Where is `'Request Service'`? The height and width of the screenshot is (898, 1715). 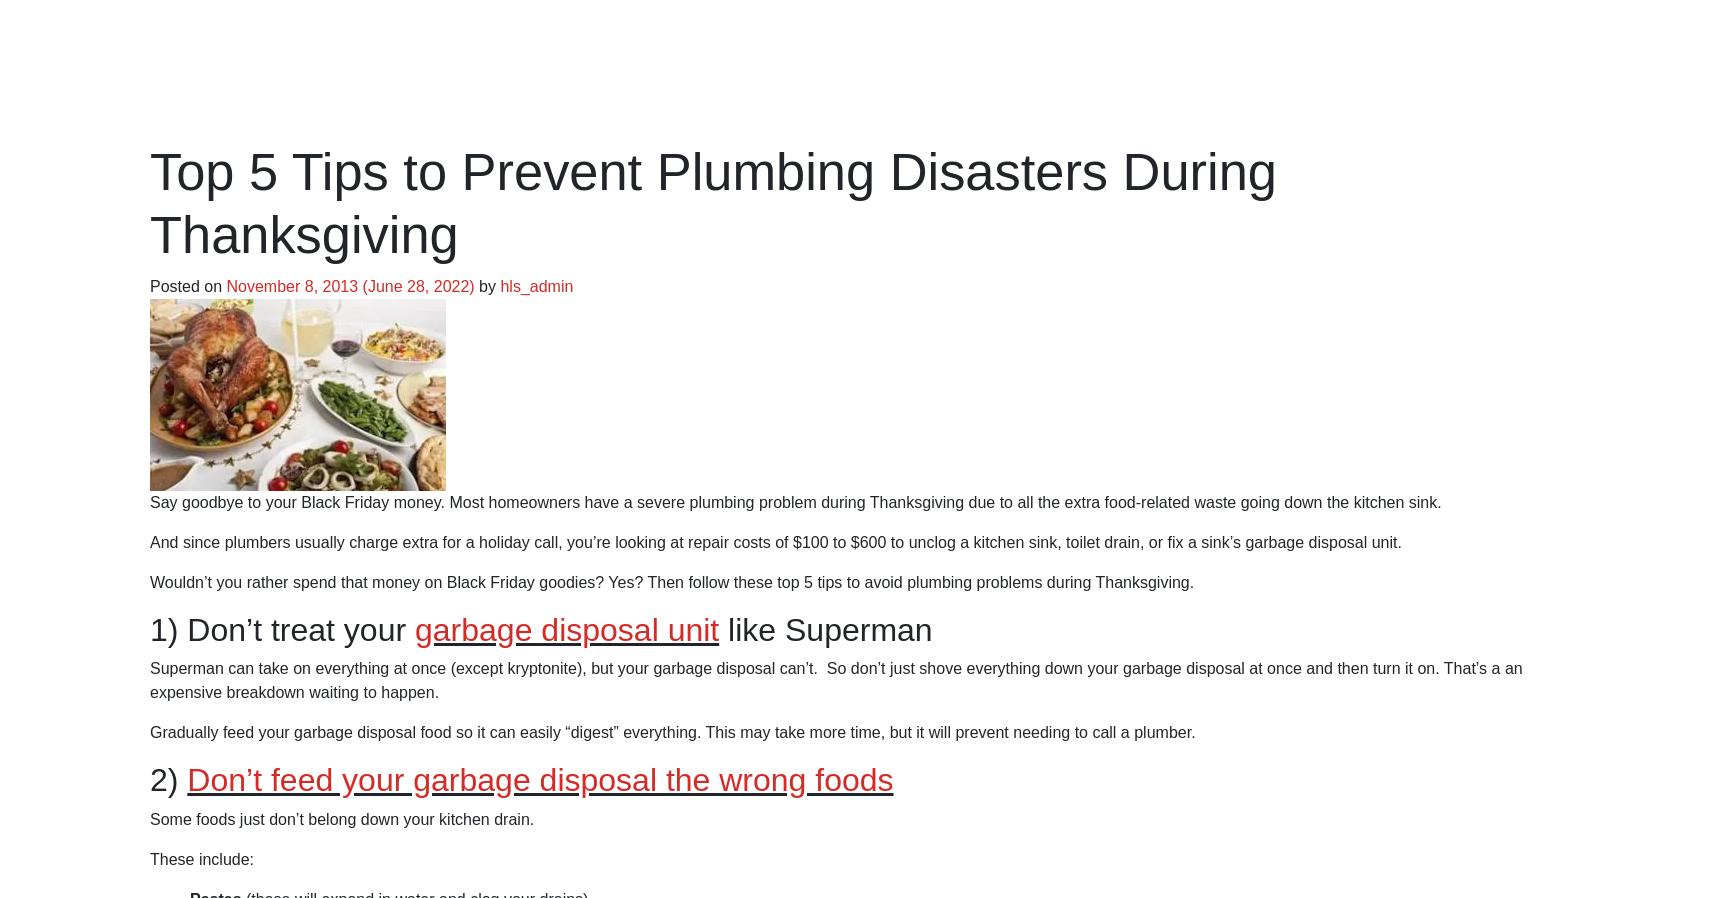
'Request Service' is located at coordinates (1418, 97).